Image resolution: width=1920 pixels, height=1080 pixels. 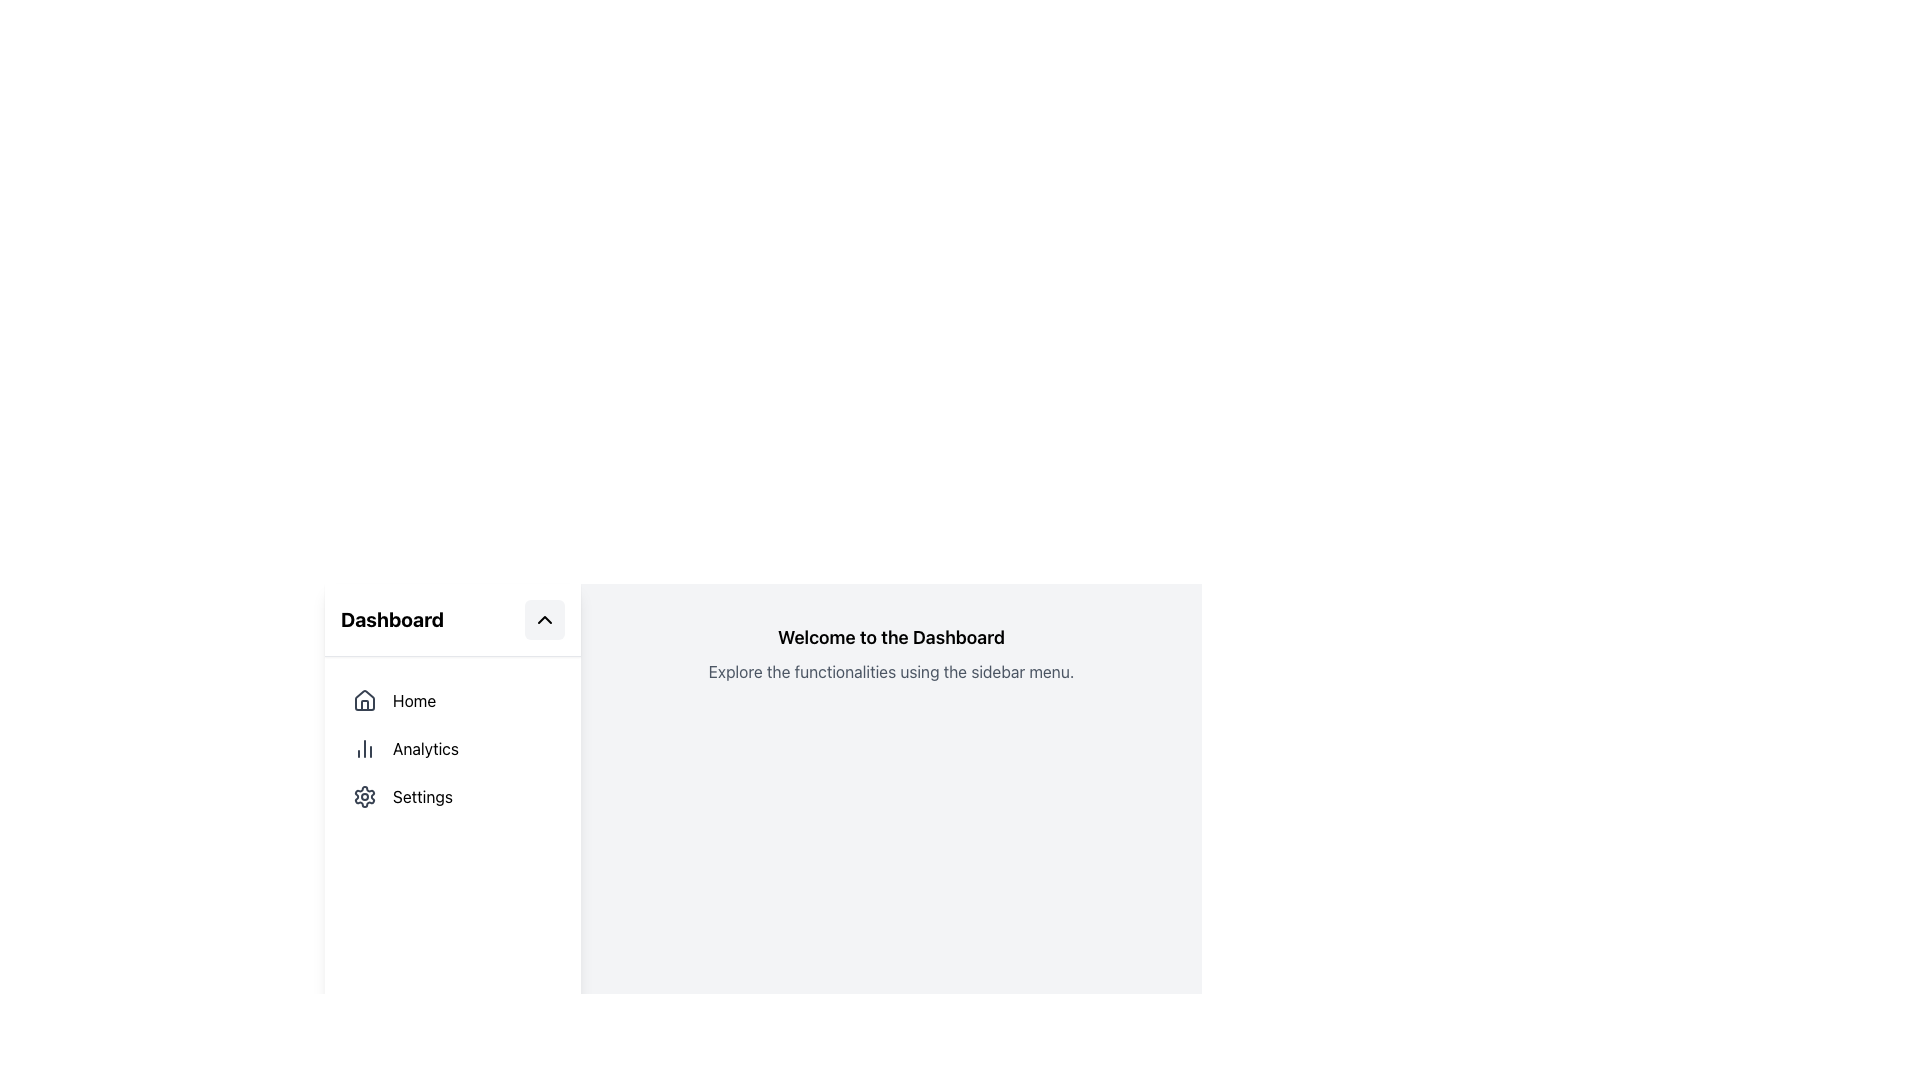 What do you see at coordinates (425, 748) in the screenshot?
I see `the 'Analytics' text label located in the vertical menu` at bounding box center [425, 748].